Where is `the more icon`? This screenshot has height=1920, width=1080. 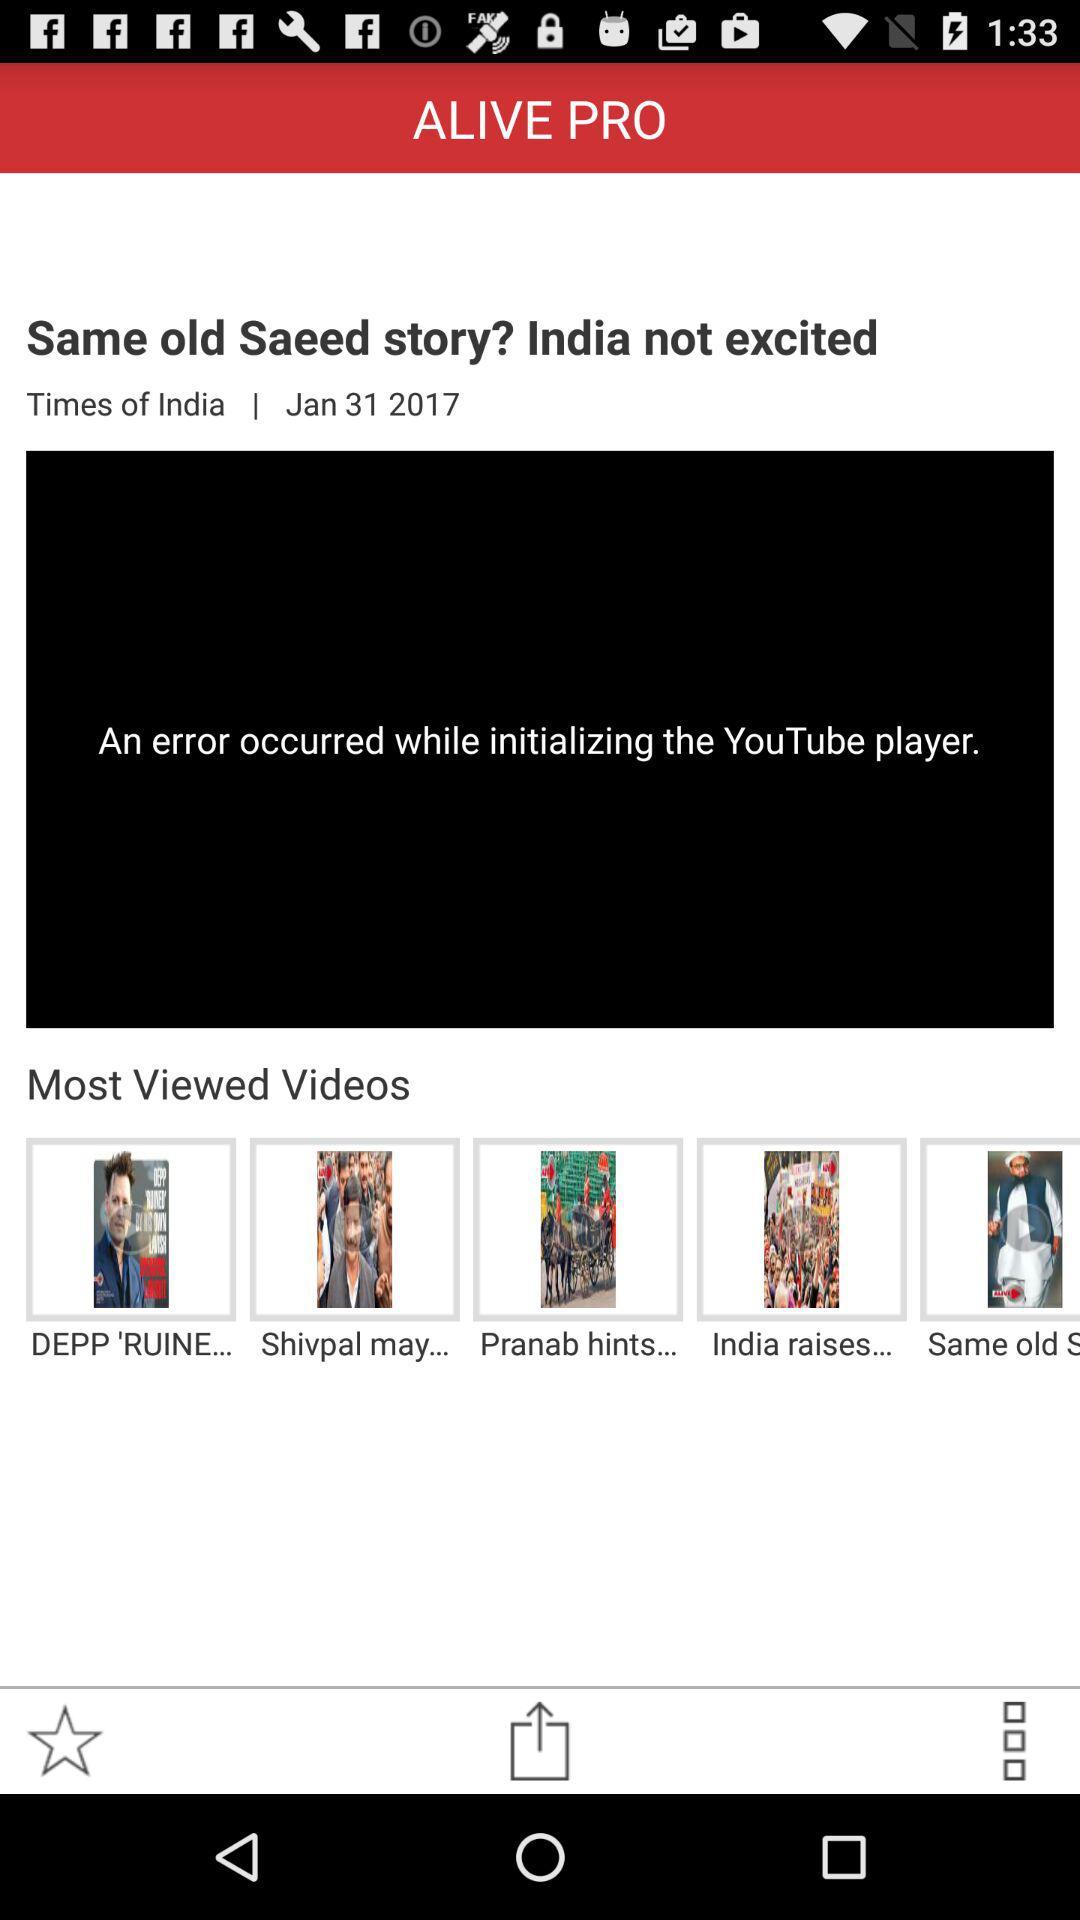 the more icon is located at coordinates (1014, 1862).